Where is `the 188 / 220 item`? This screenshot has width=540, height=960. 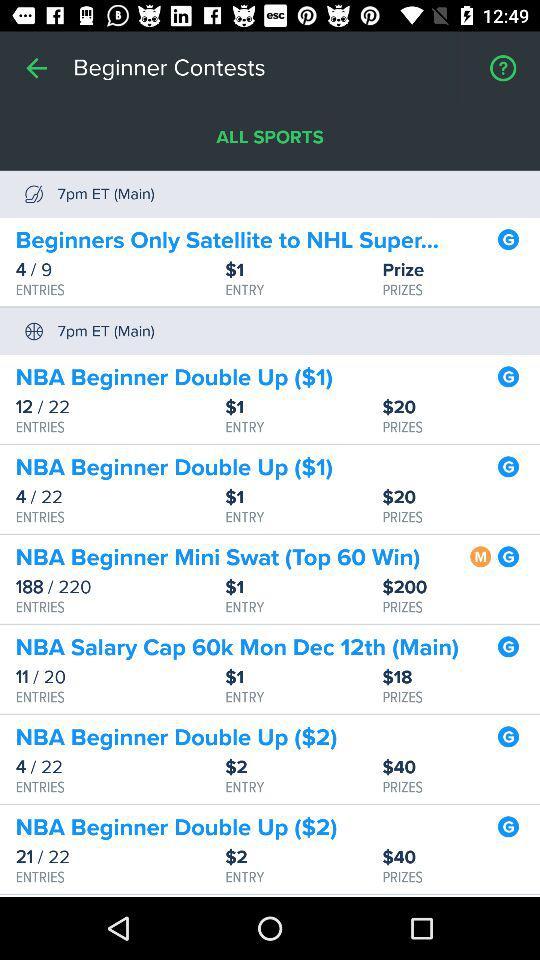
the 188 / 220 item is located at coordinates (120, 587).